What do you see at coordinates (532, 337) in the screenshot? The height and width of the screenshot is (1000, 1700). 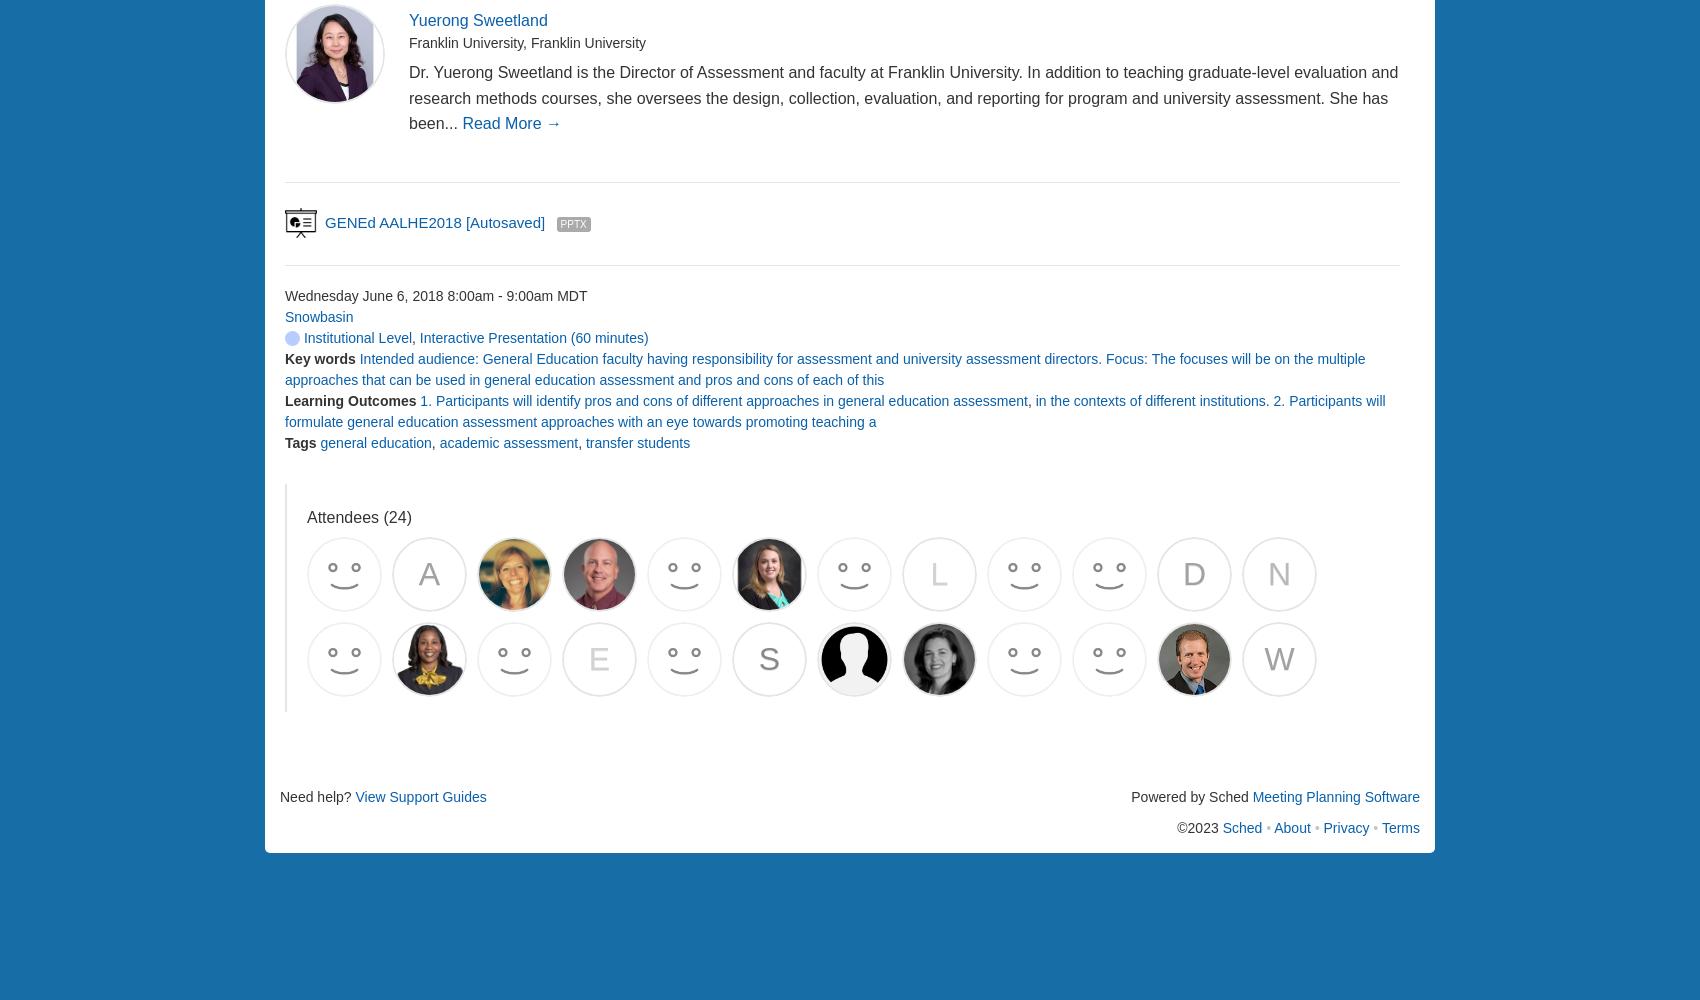 I see `'Interactive Presentation (60 minutes)'` at bounding box center [532, 337].